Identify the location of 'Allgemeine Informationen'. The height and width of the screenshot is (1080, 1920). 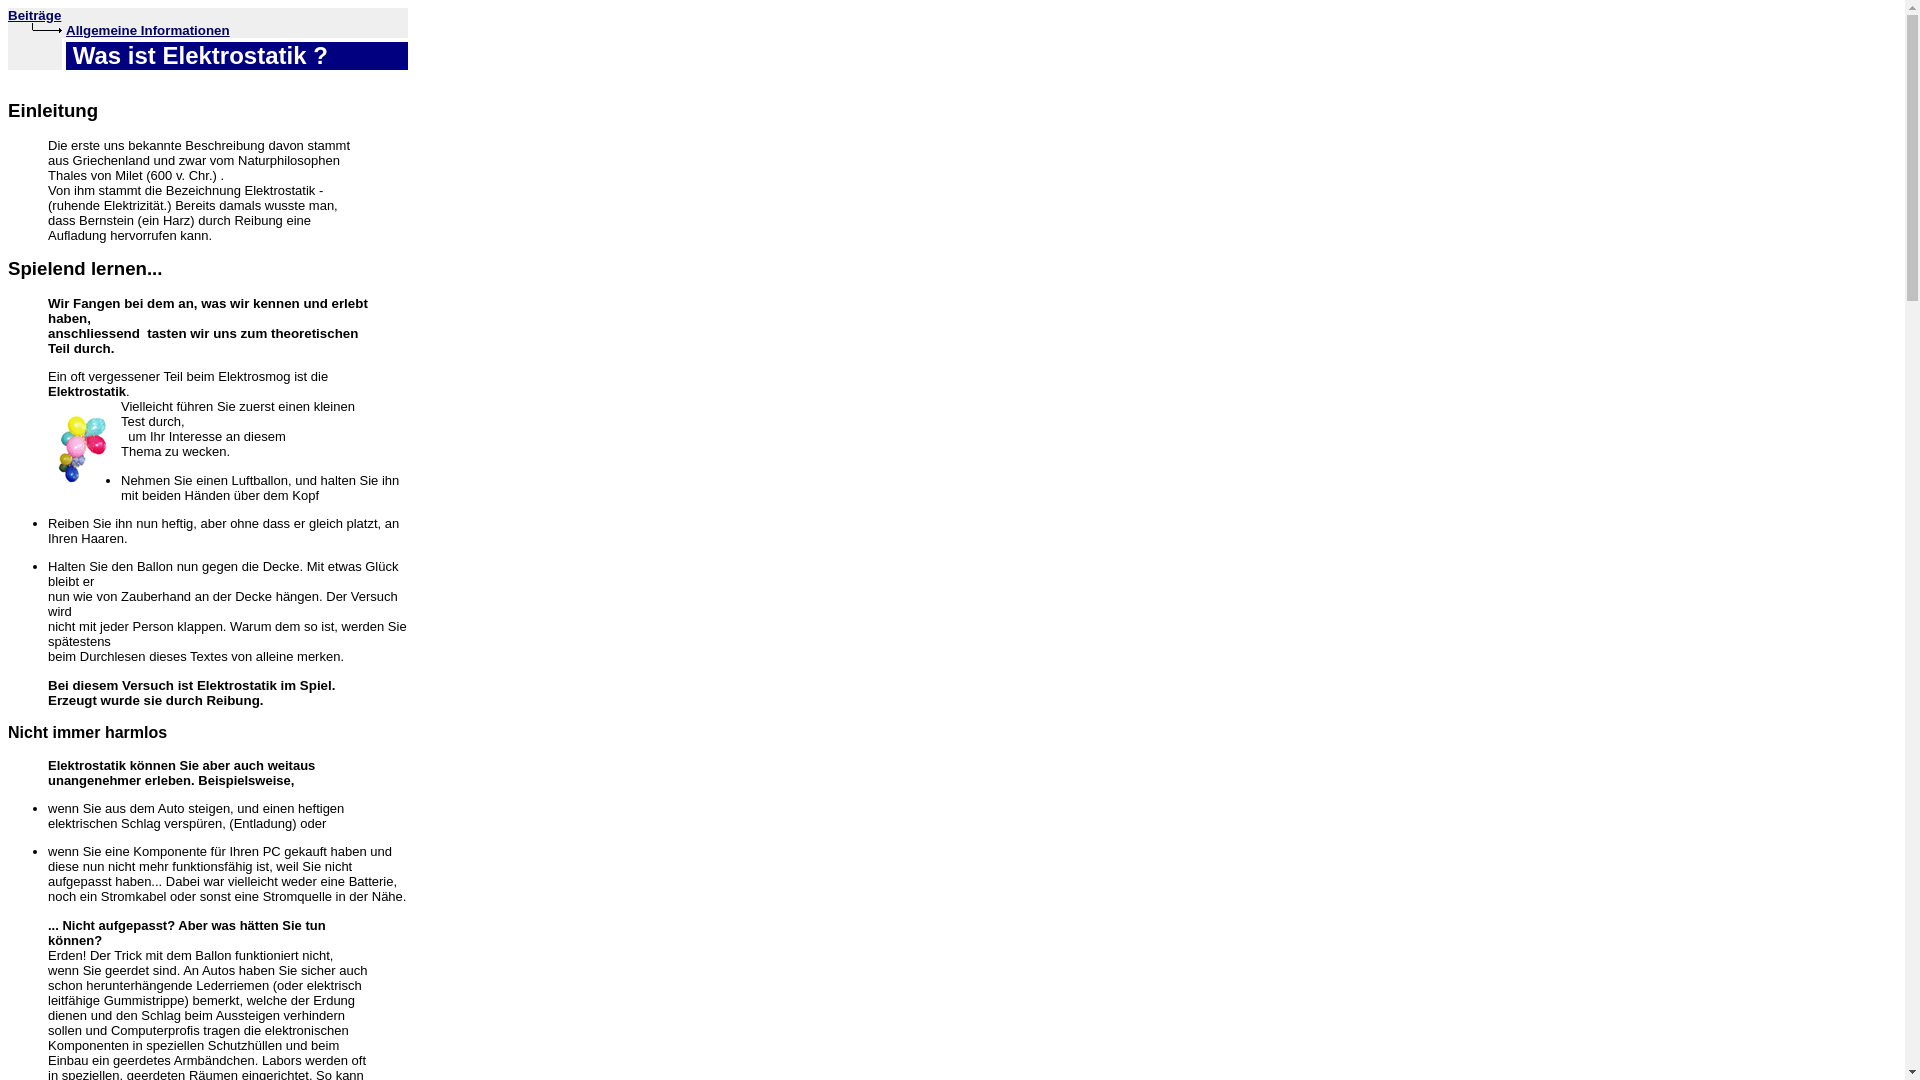
(147, 30).